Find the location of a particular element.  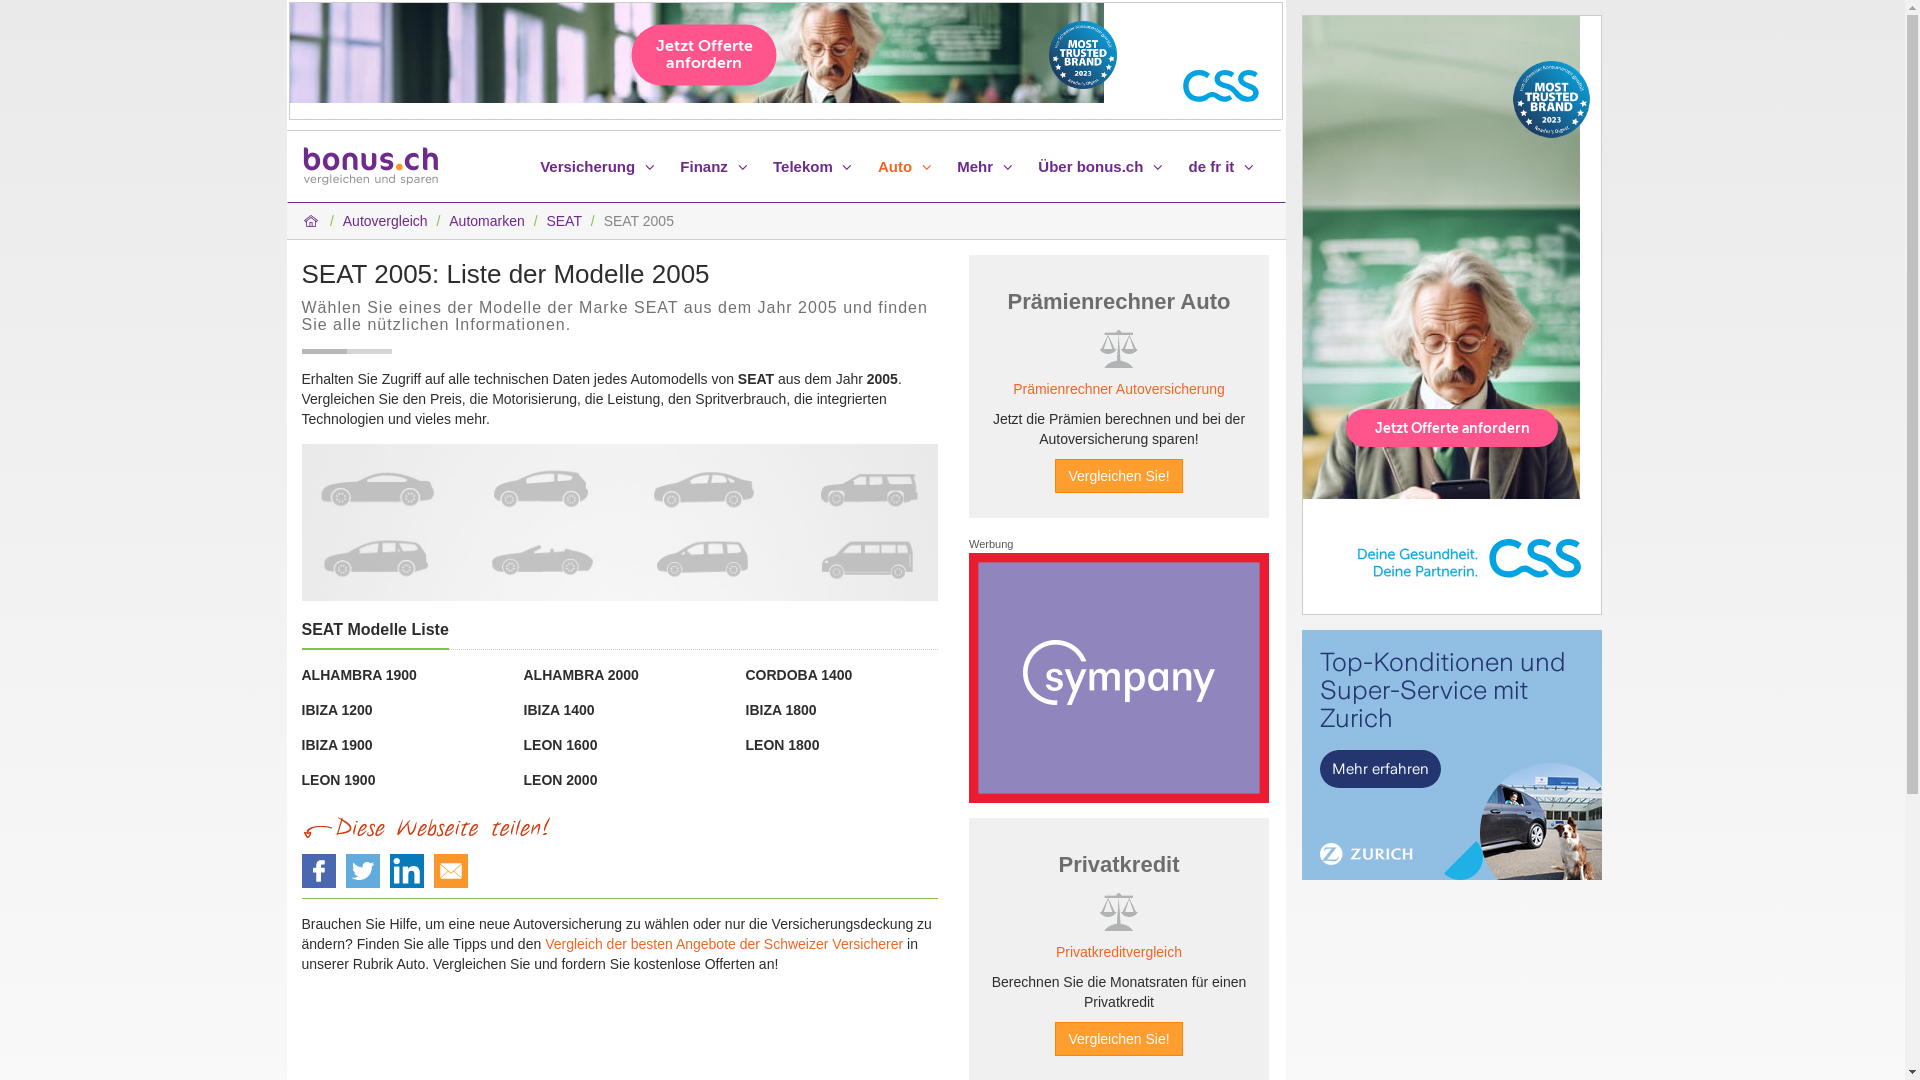

'LEON 2000' is located at coordinates (523, 778).